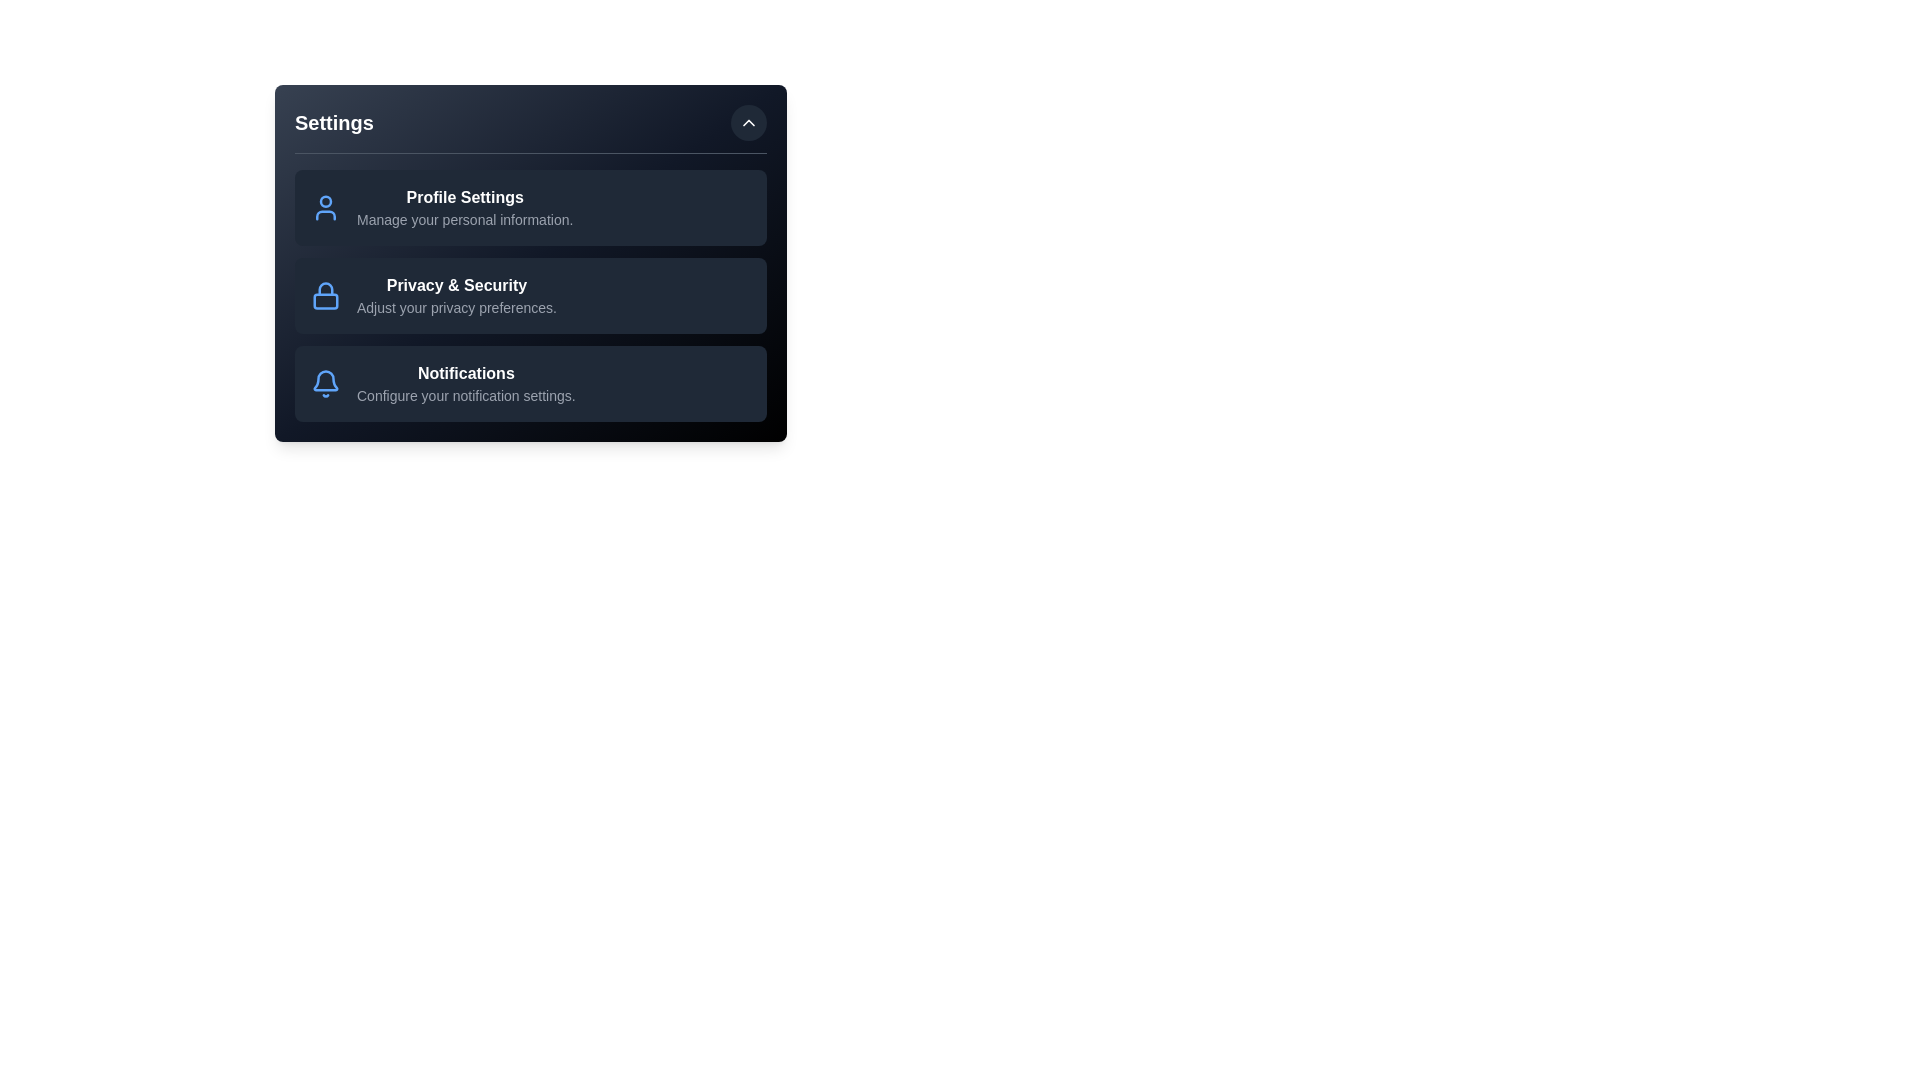  What do you see at coordinates (326, 384) in the screenshot?
I see `the icon corresponding to Notifications to interact with it` at bounding box center [326, 384].